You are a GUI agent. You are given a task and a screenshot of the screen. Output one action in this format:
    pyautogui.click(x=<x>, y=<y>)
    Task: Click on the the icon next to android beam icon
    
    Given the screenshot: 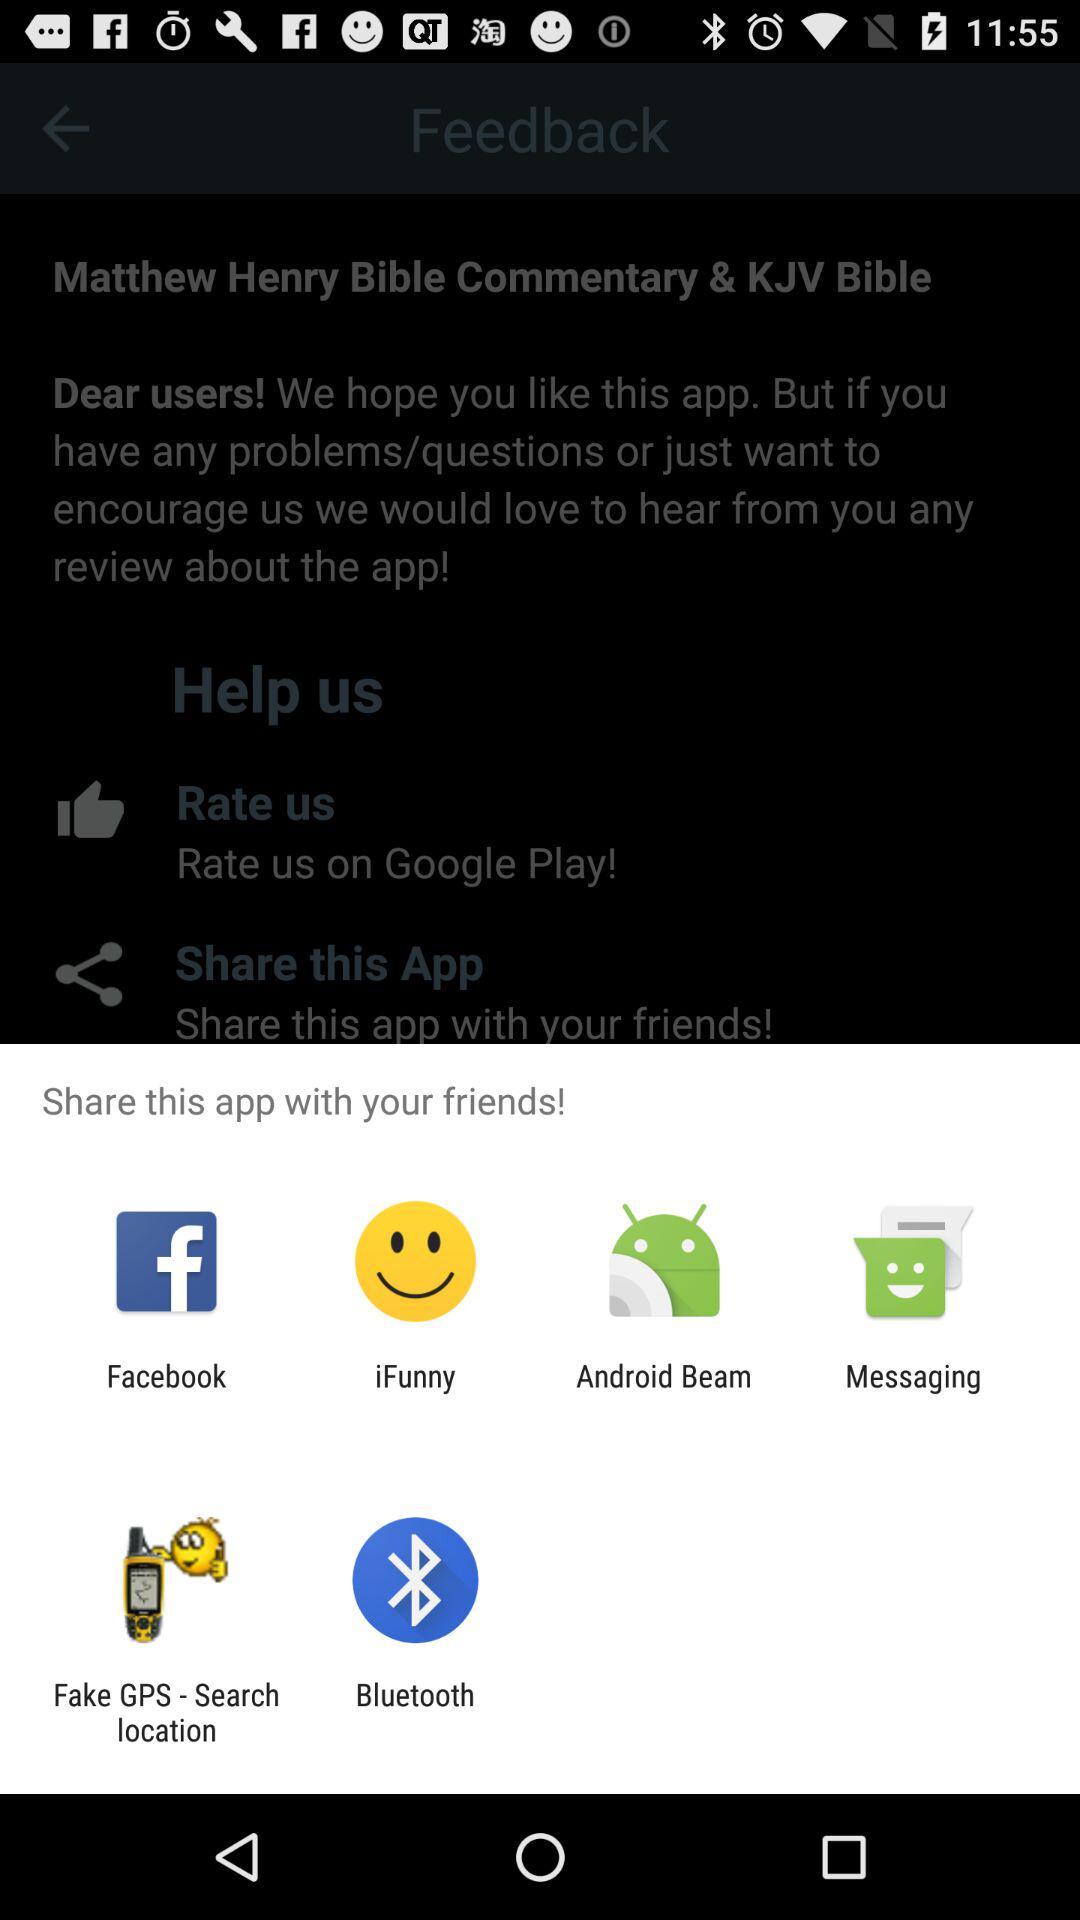 What is the action you would take?
    pyautogui.click(x=913, y=1392)
    